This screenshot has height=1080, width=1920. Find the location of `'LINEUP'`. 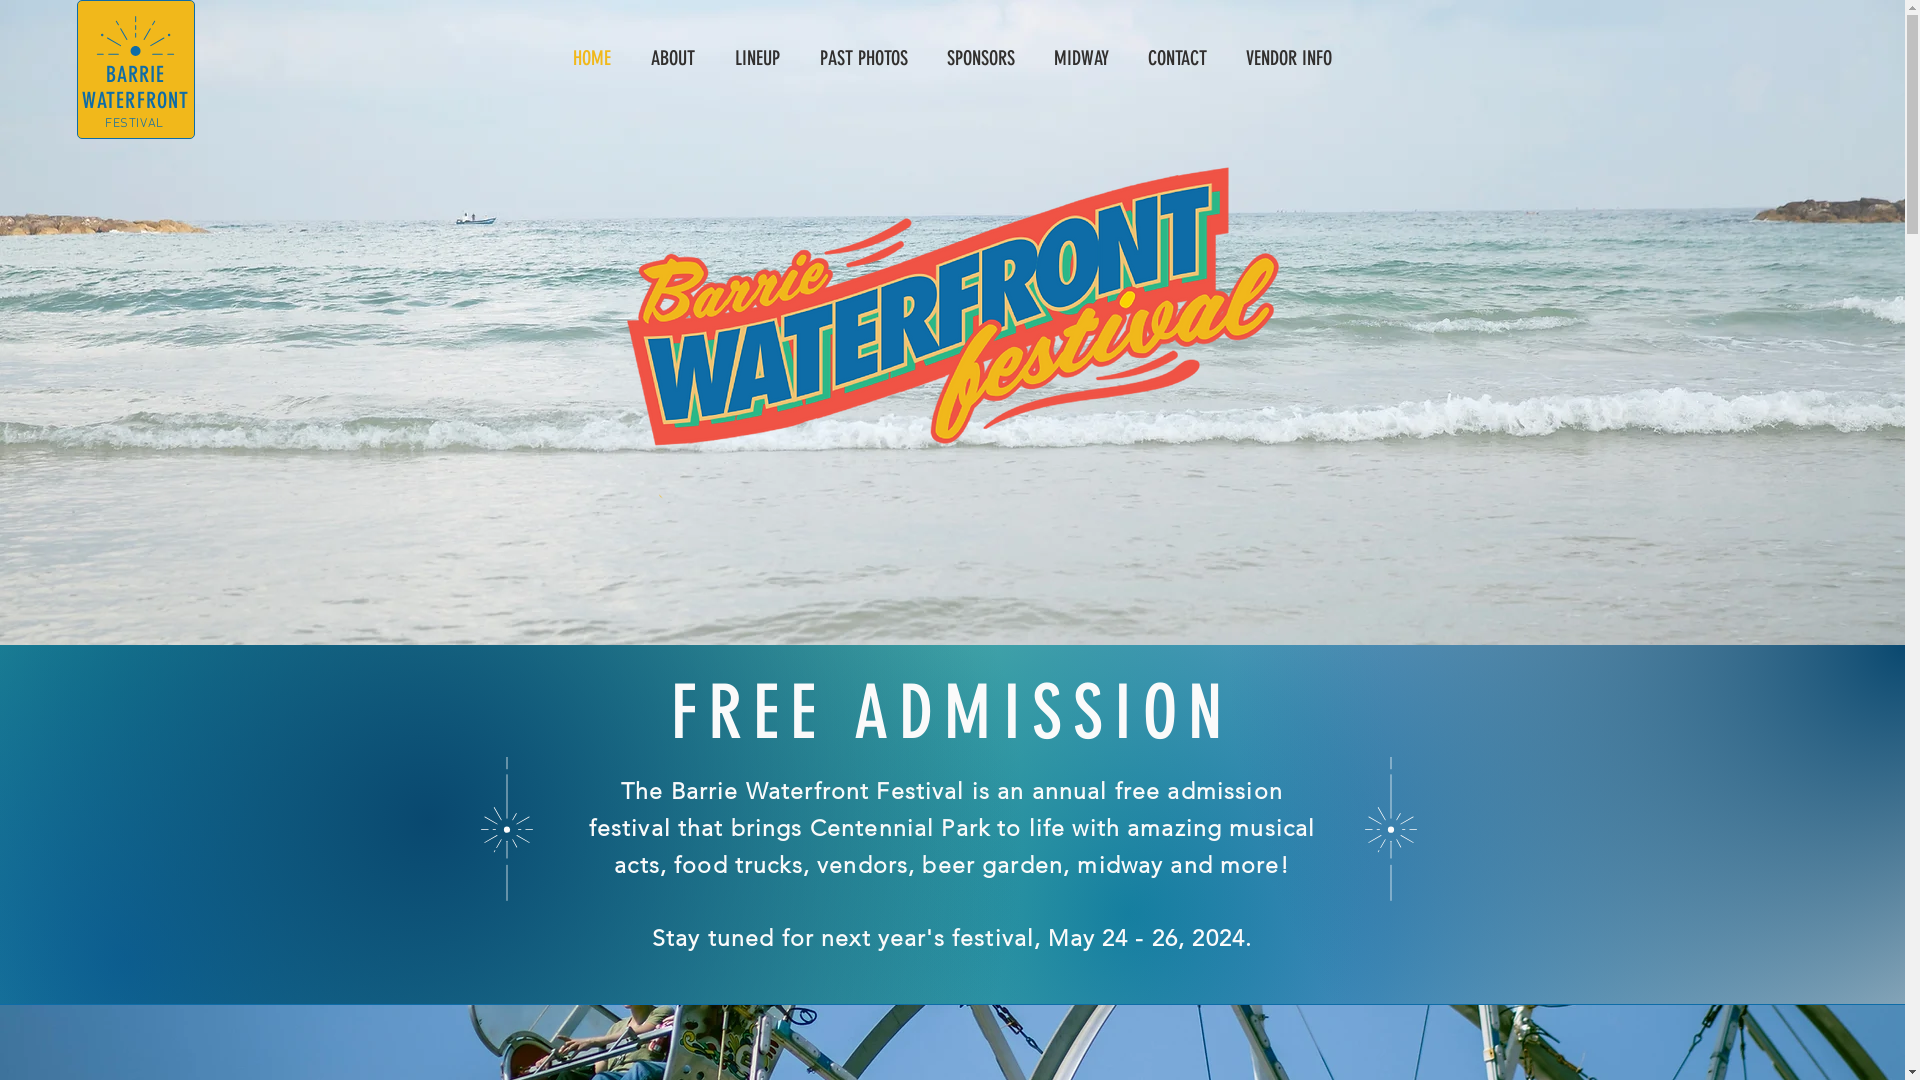

'LINEUP' is located at coordinates (755, 56).